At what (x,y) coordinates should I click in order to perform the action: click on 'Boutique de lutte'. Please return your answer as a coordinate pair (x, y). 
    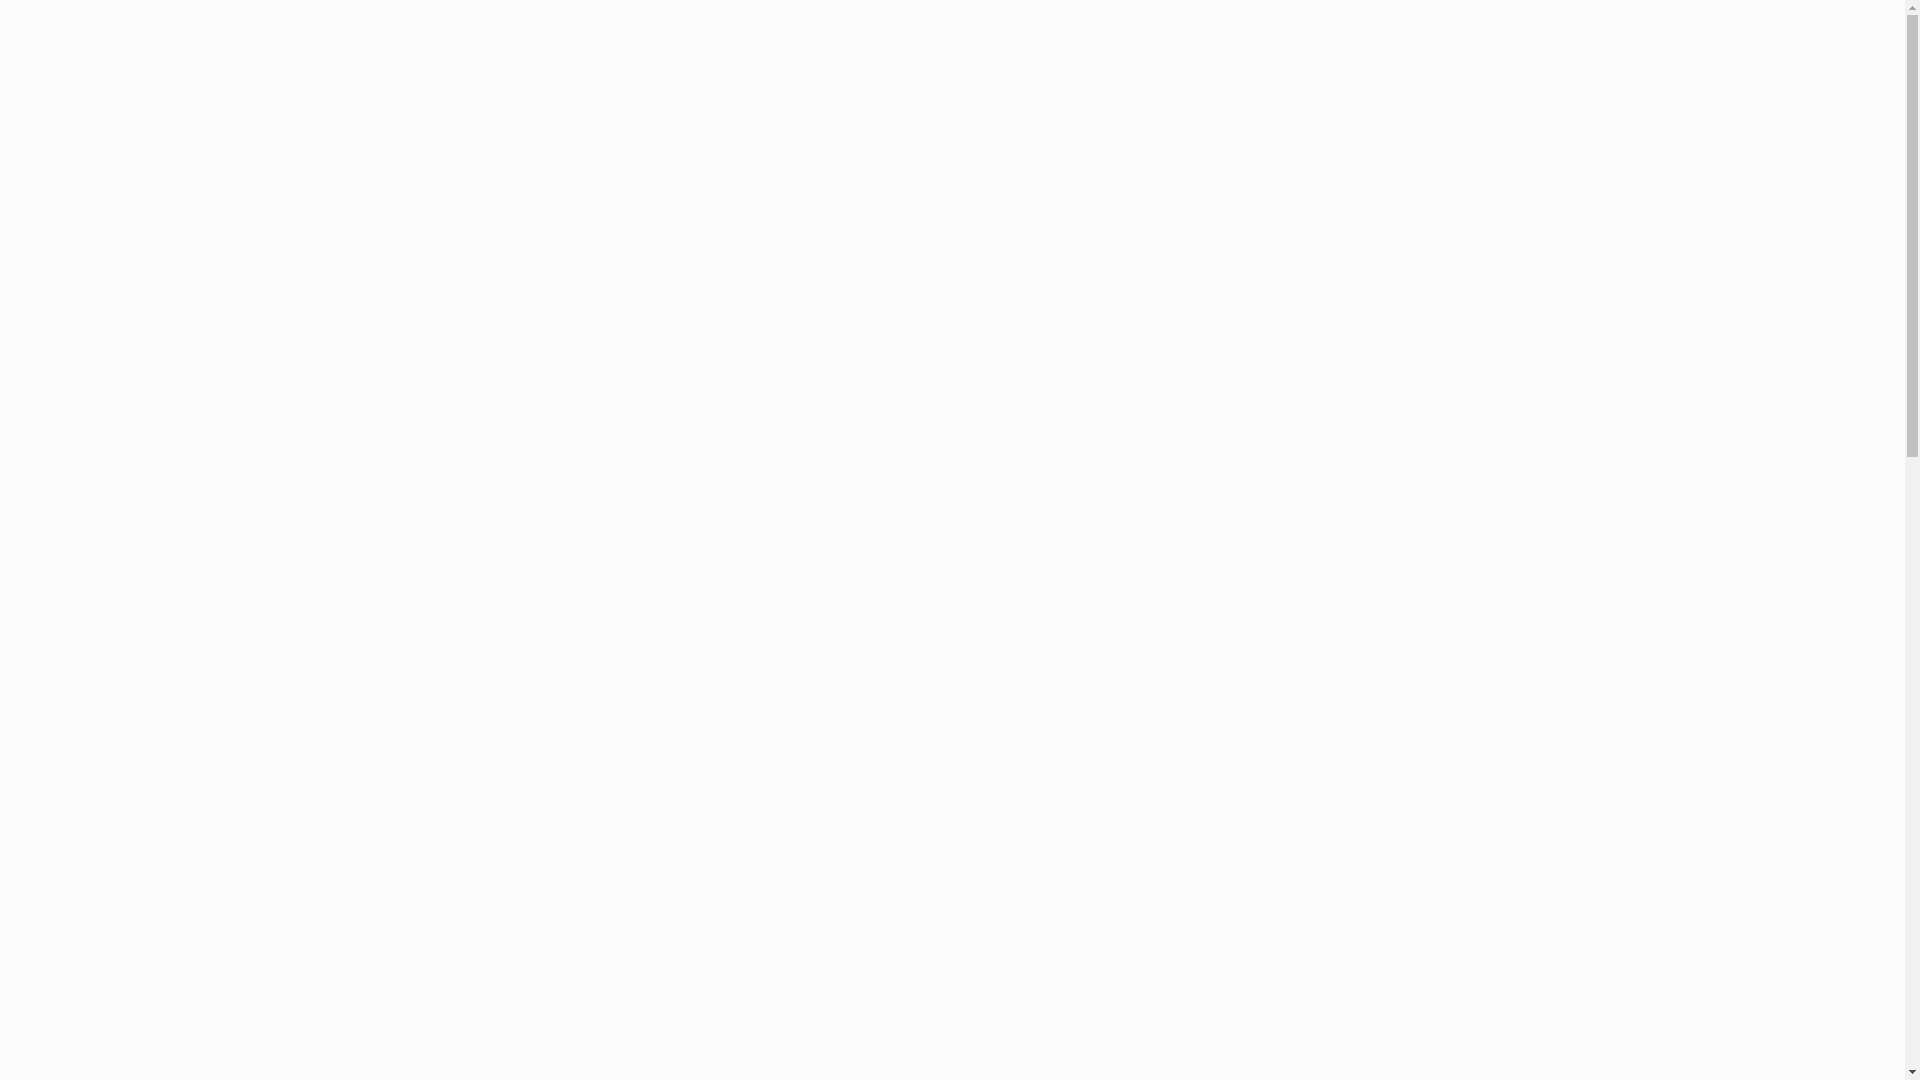
    Looking at the image, I should click on (1354, 59).